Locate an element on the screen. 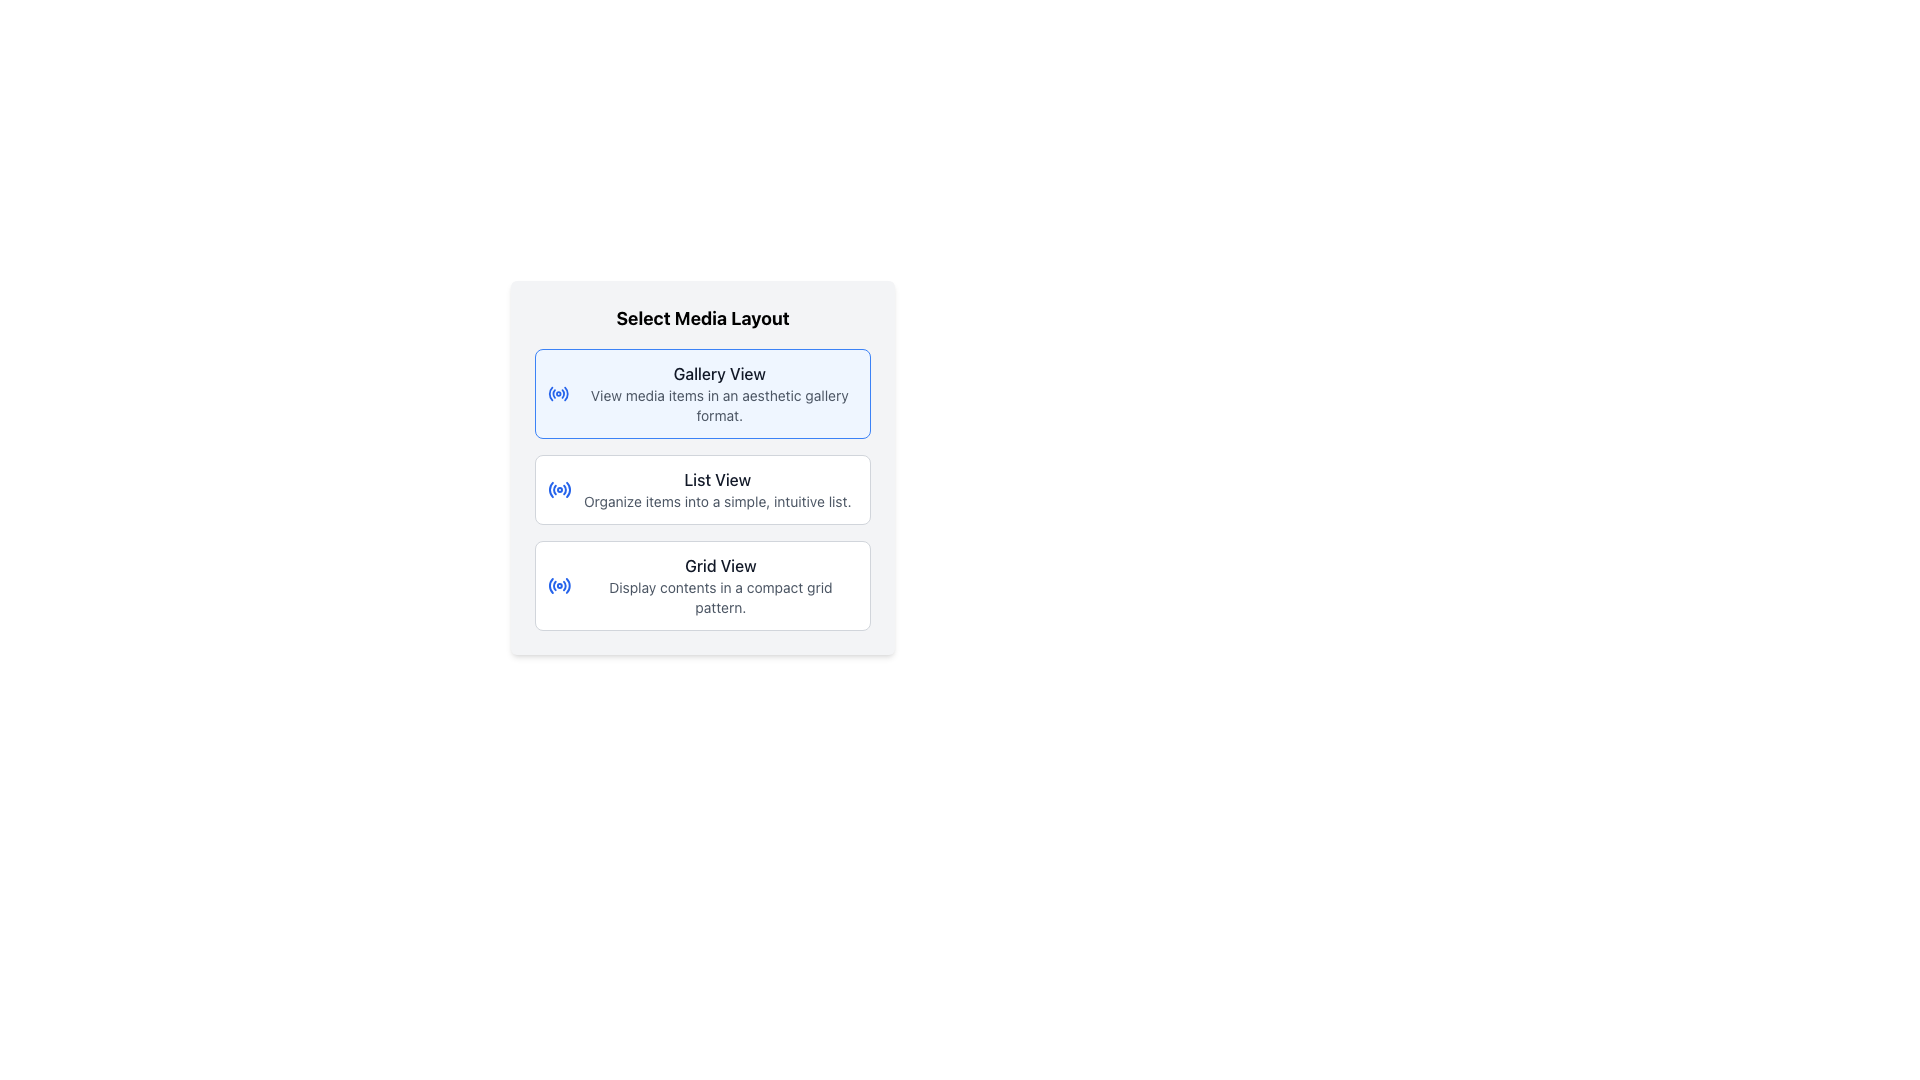 Image resolution: width=1920 pixels, height=1080 pixels. the 'Grid View' title is located at coordinates (720, 585).